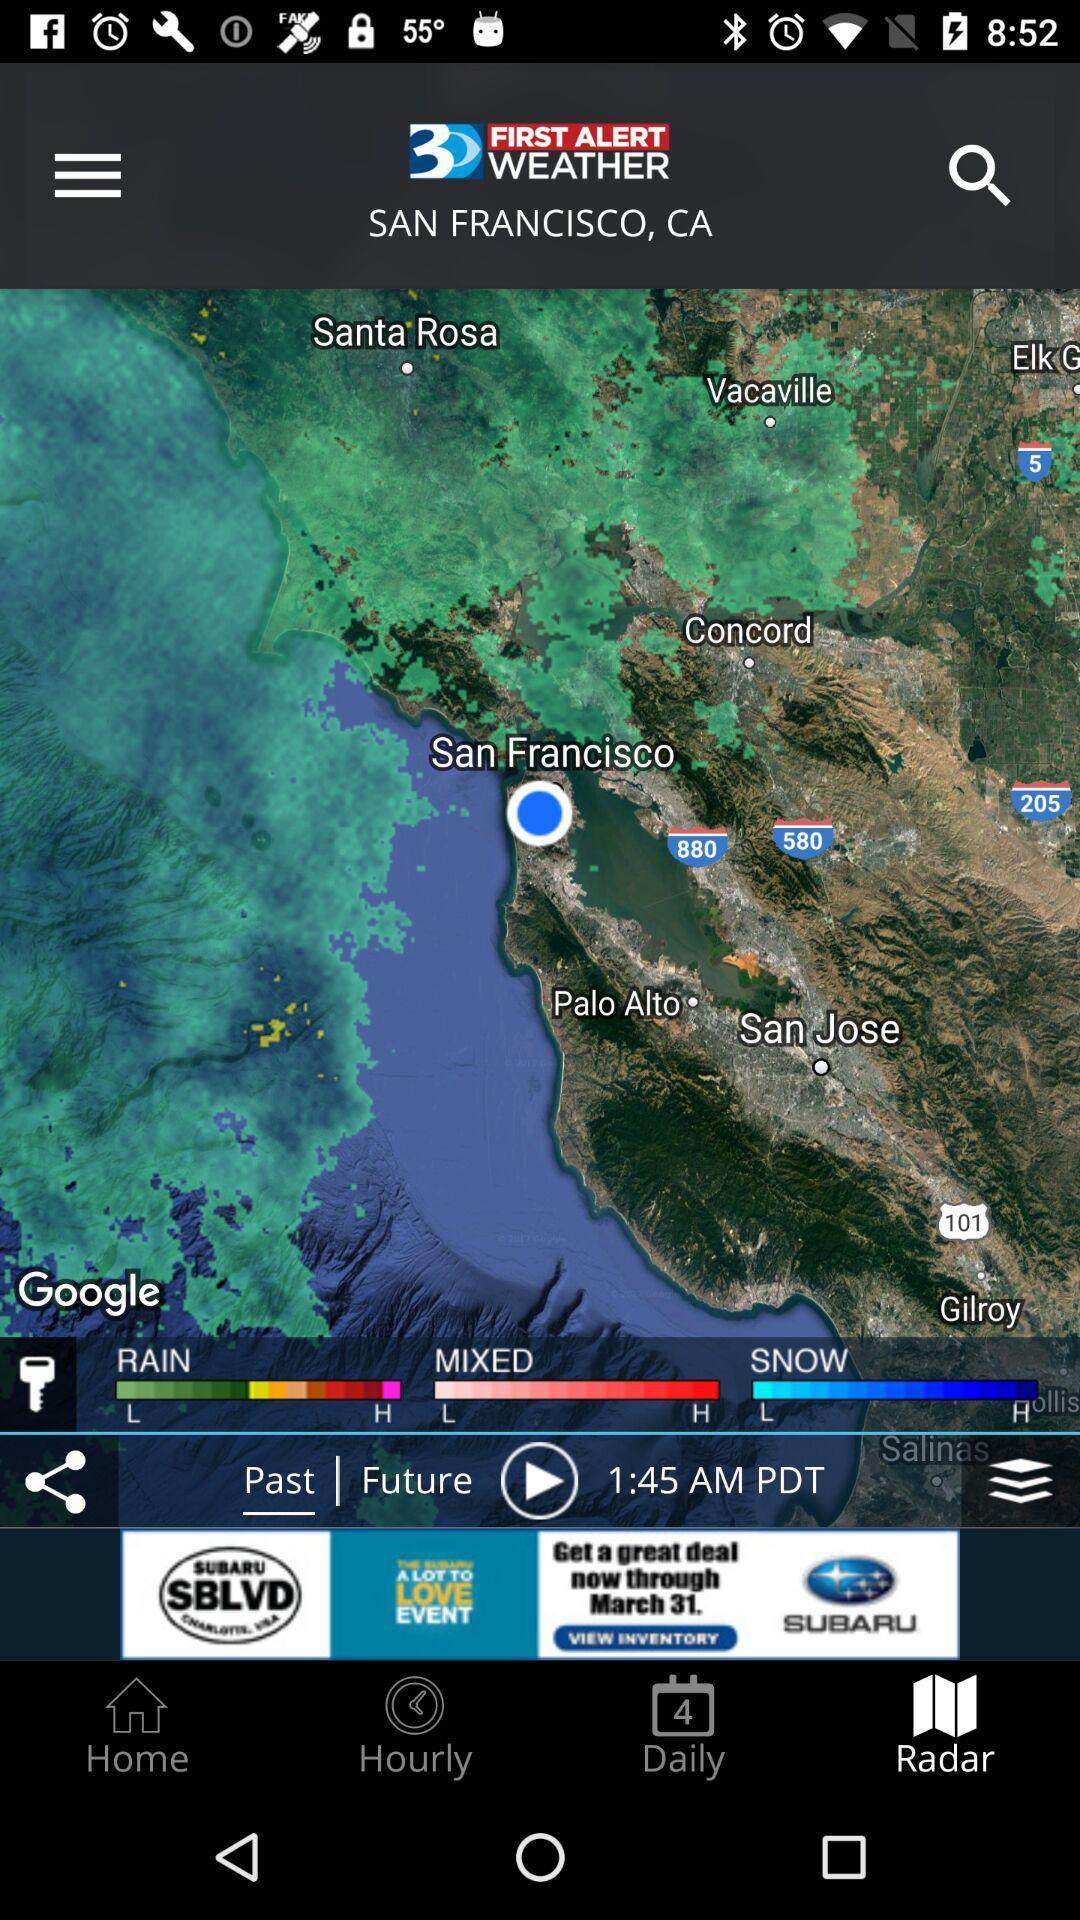  I want to click on menu icon, so click(87, 176).